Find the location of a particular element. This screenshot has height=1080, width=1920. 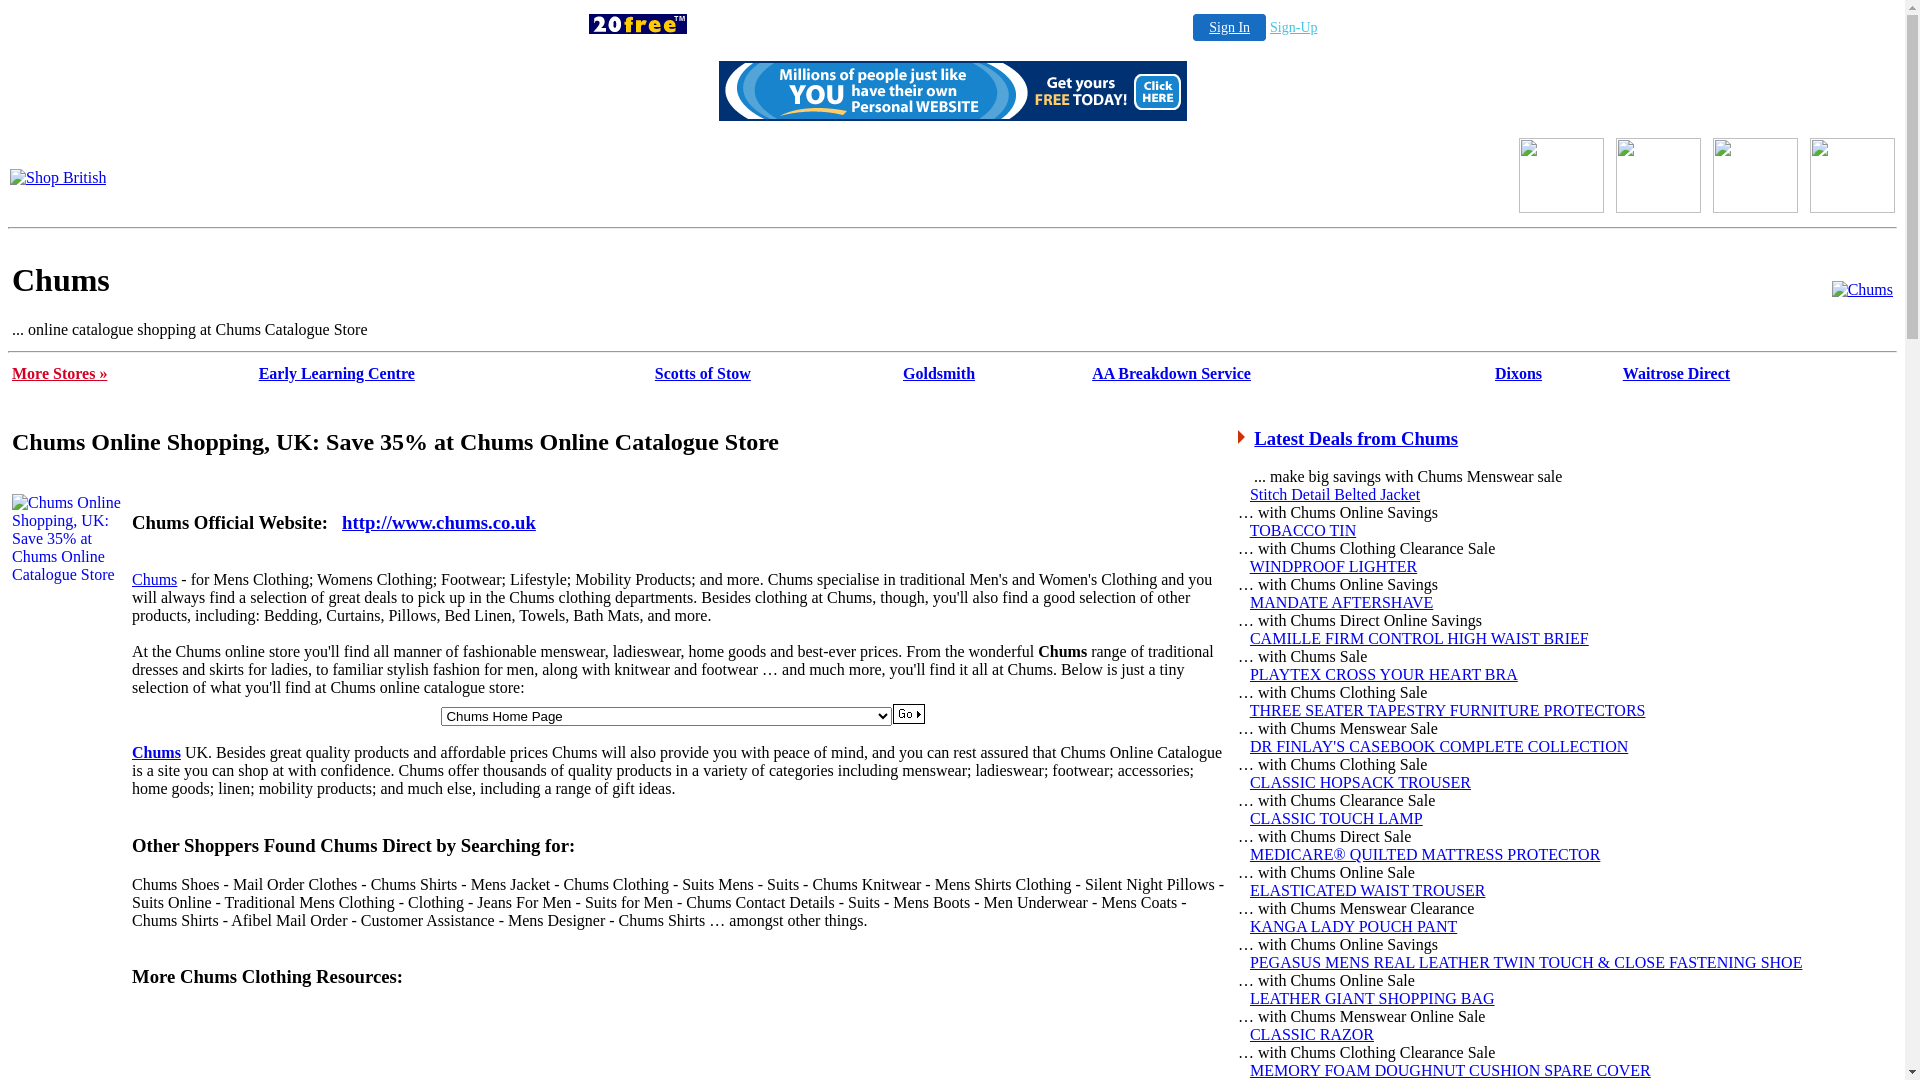

'PLAYTEX CROSS YOUR HEART BRA' is located at coordinates (1382, 674).